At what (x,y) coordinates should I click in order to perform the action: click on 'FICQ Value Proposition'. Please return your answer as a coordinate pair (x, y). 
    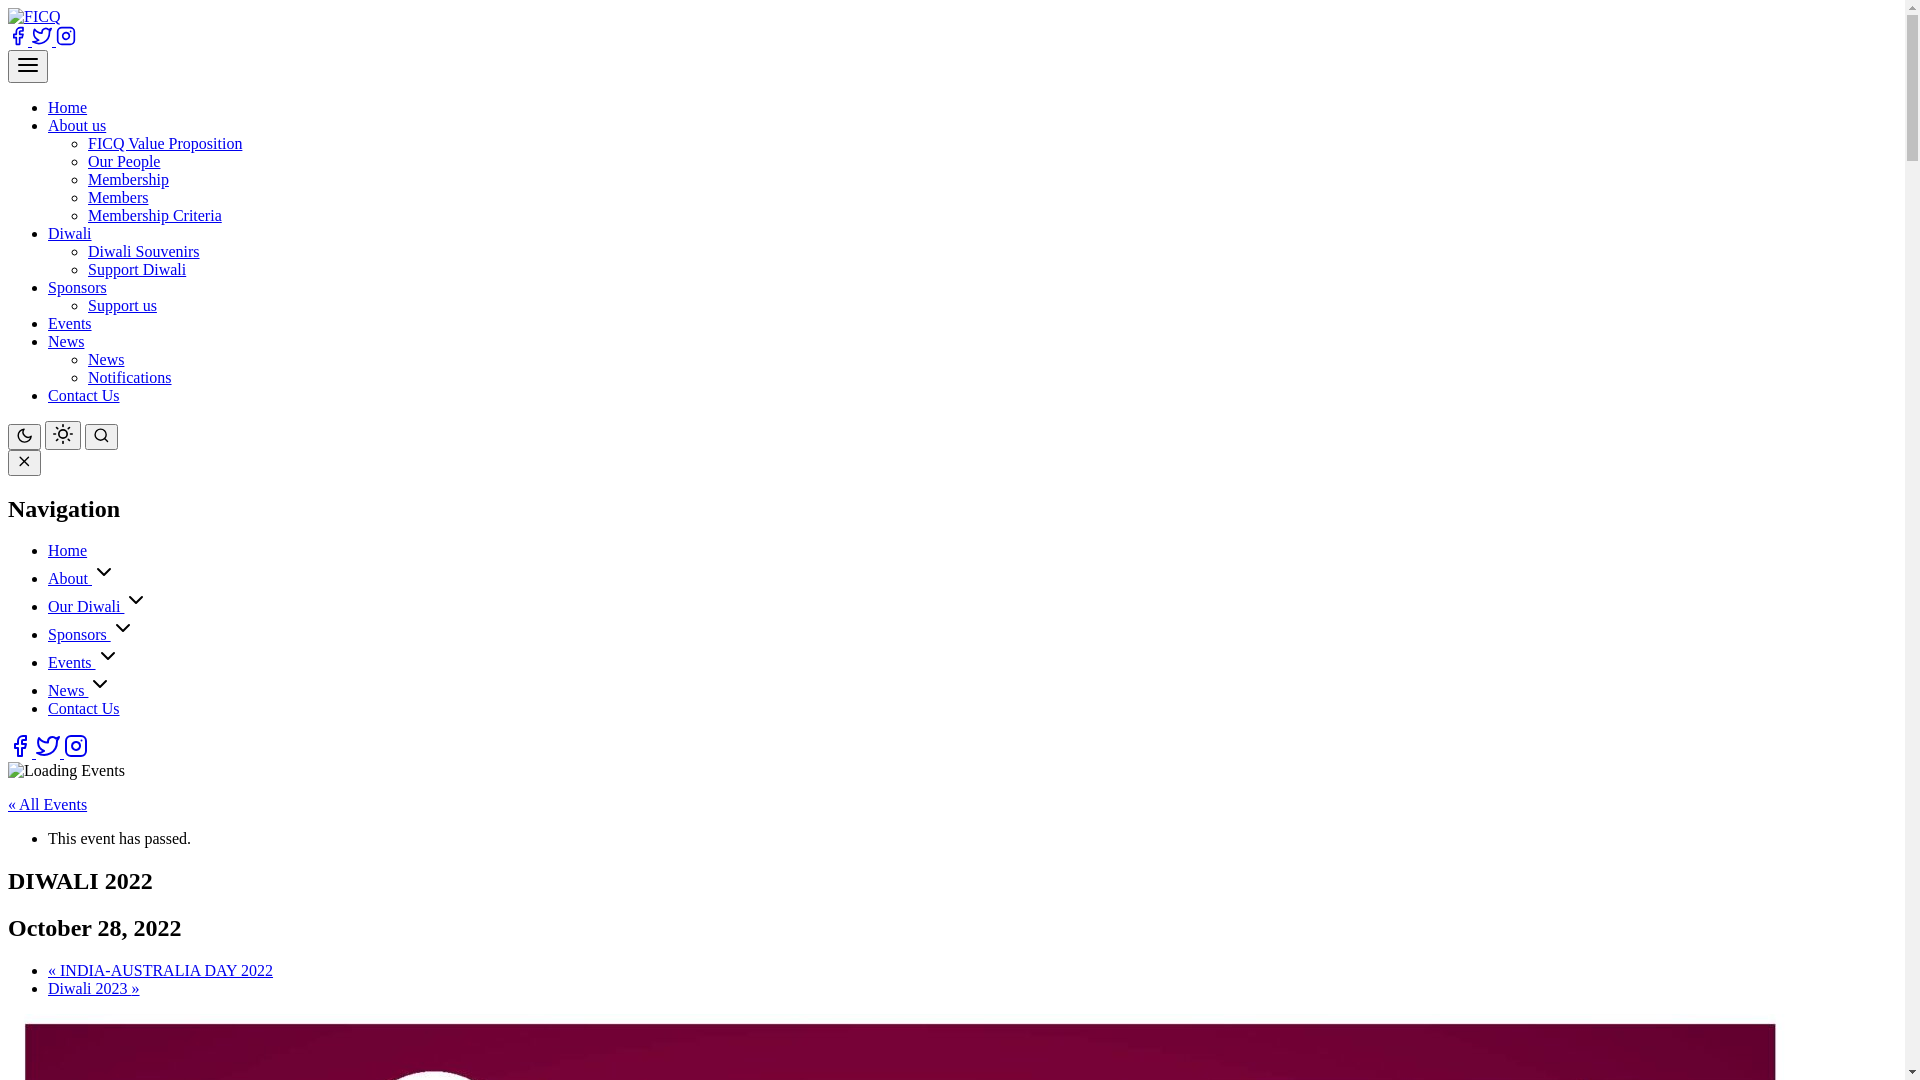
    Looking at the image, I should click on (164, 142).